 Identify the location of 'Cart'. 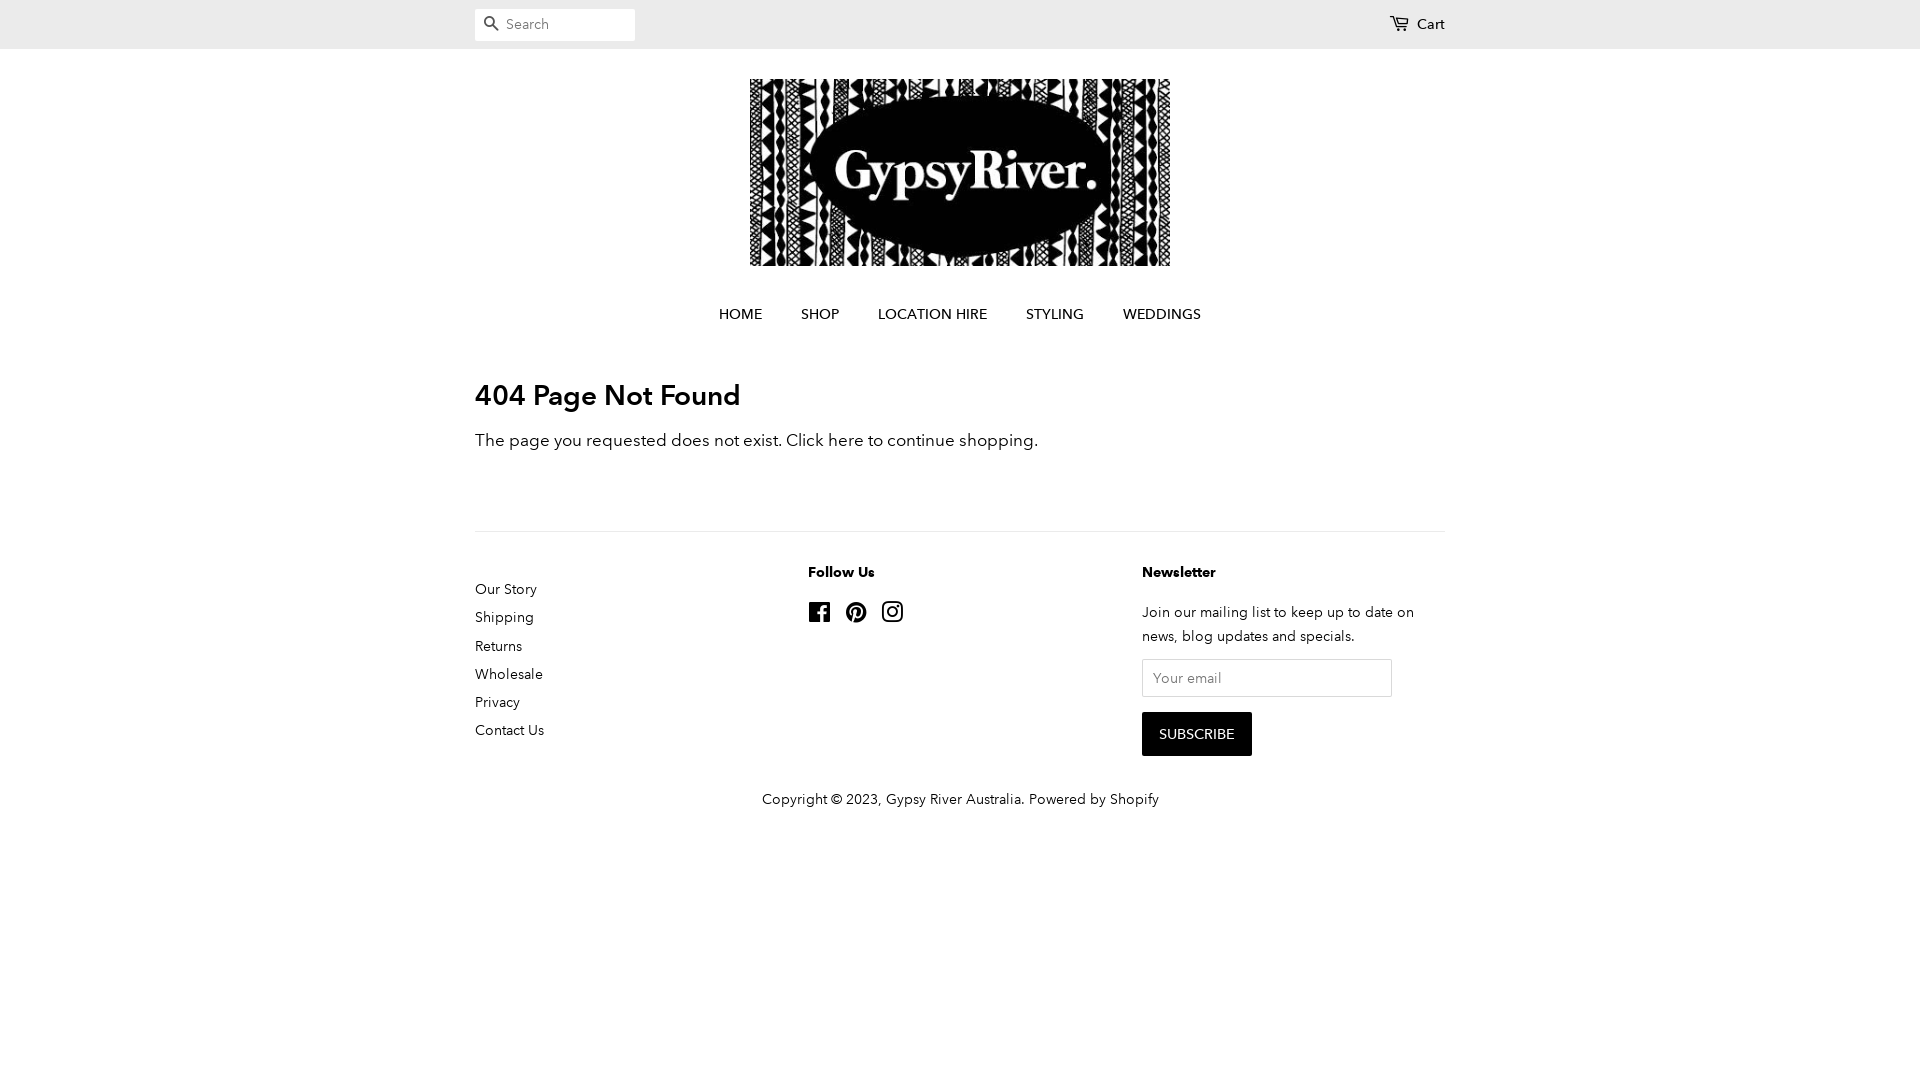
(1429, 24).